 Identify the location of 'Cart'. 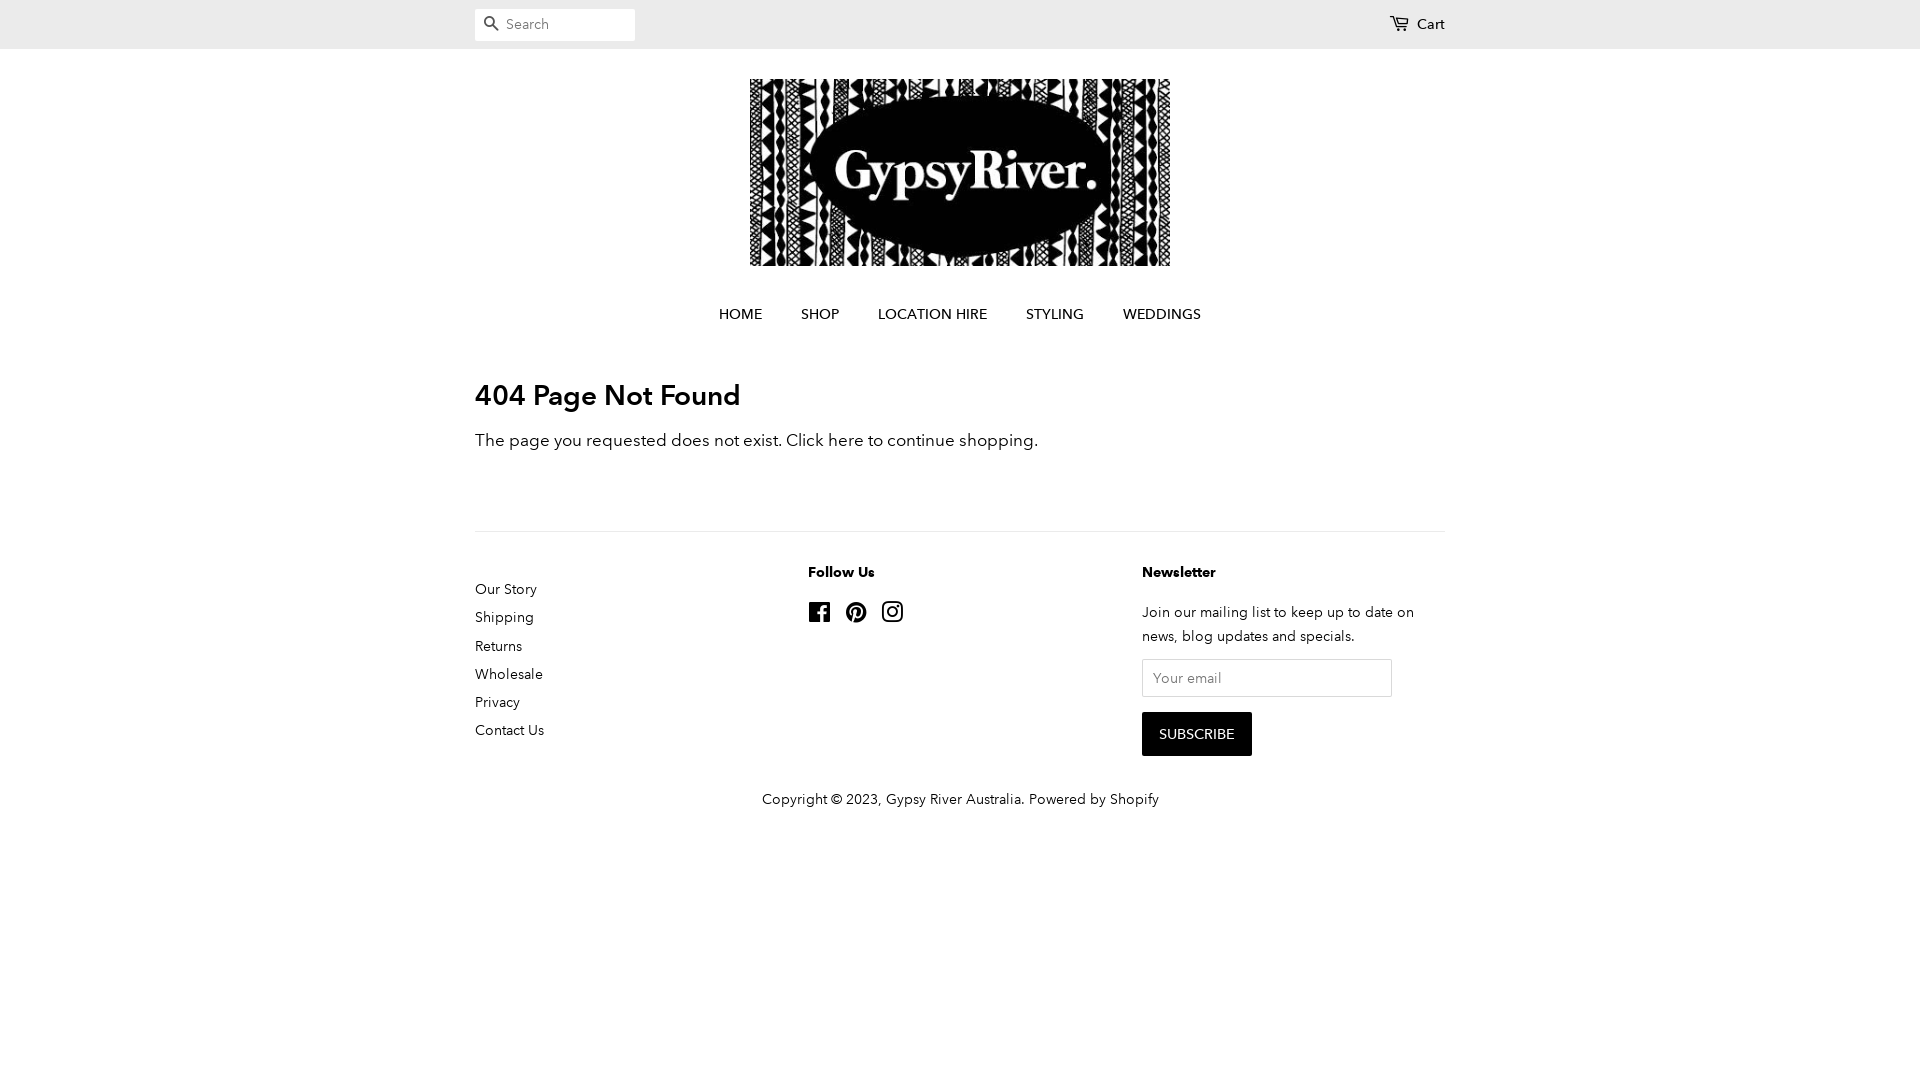
(1429, 24).